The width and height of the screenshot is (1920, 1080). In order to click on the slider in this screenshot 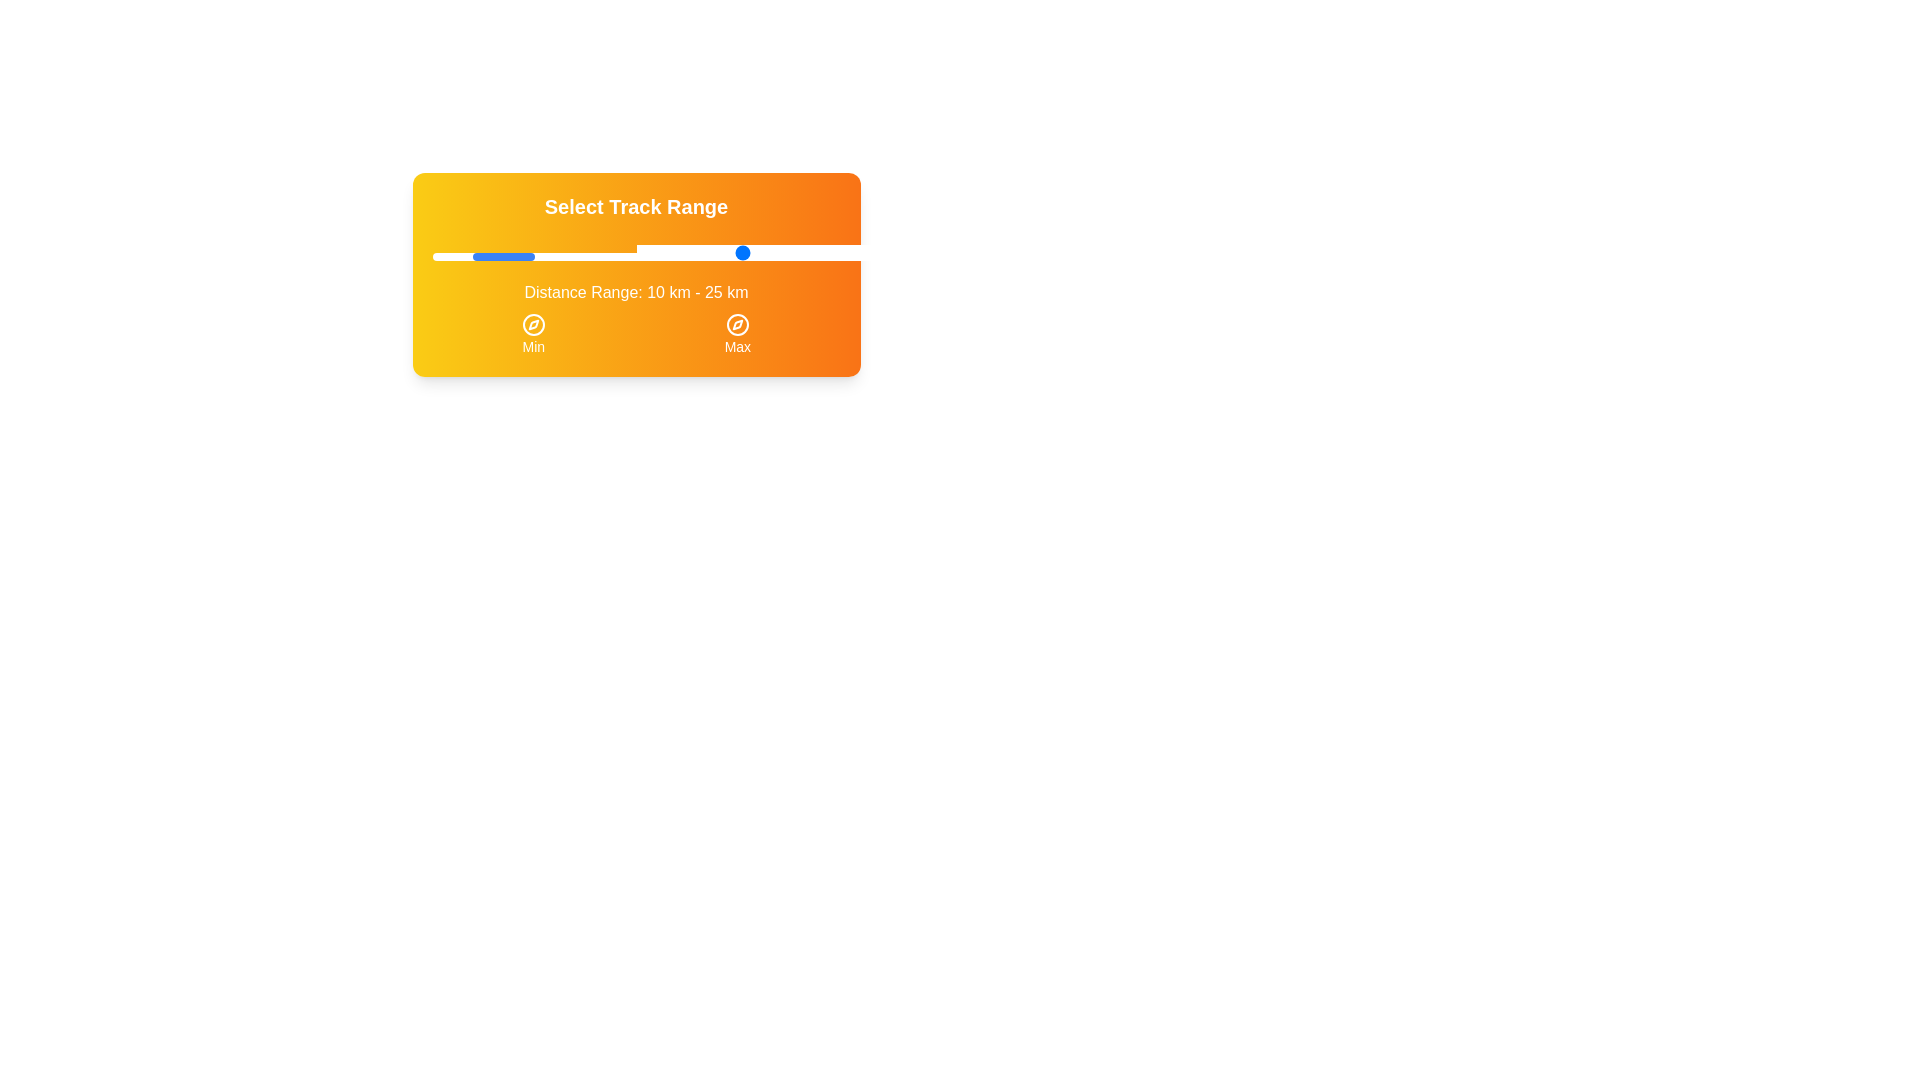, I will do `click(896, 252)`.